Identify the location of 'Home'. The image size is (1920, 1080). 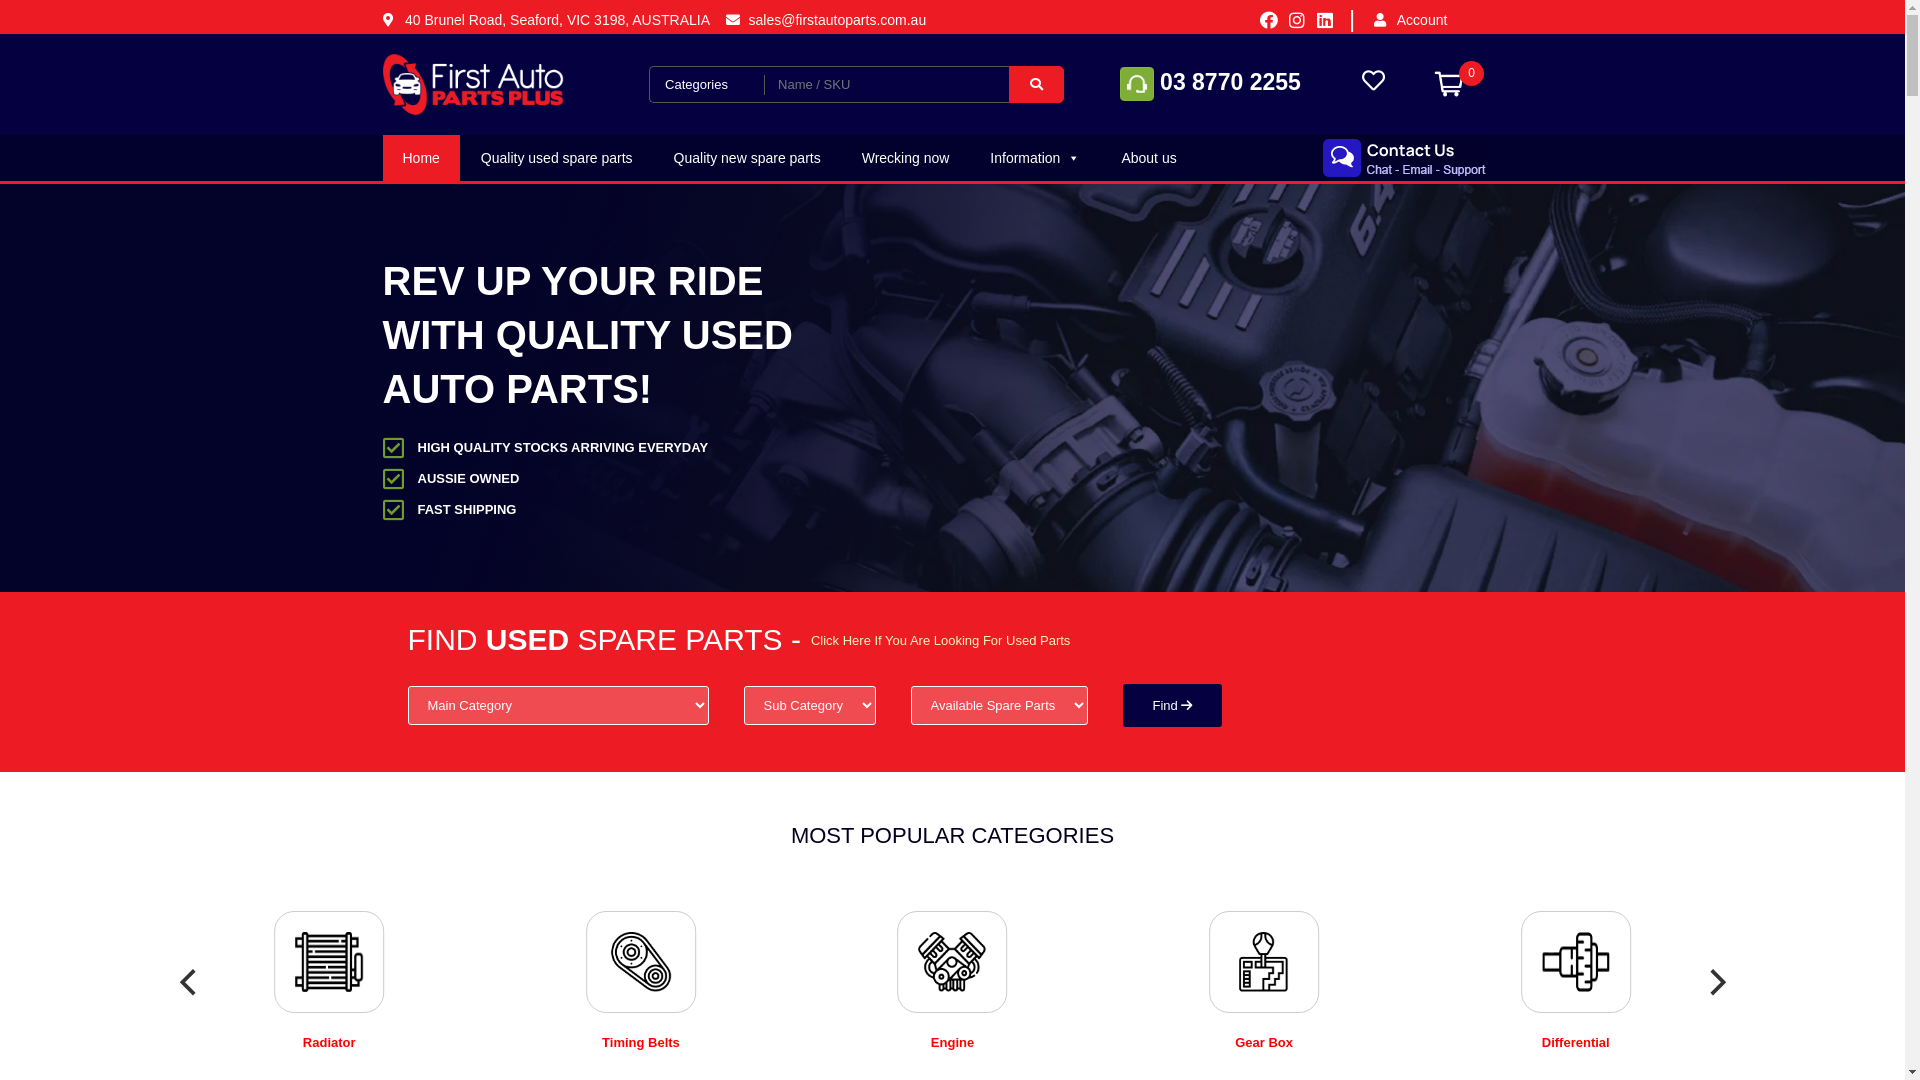
(419, 157).